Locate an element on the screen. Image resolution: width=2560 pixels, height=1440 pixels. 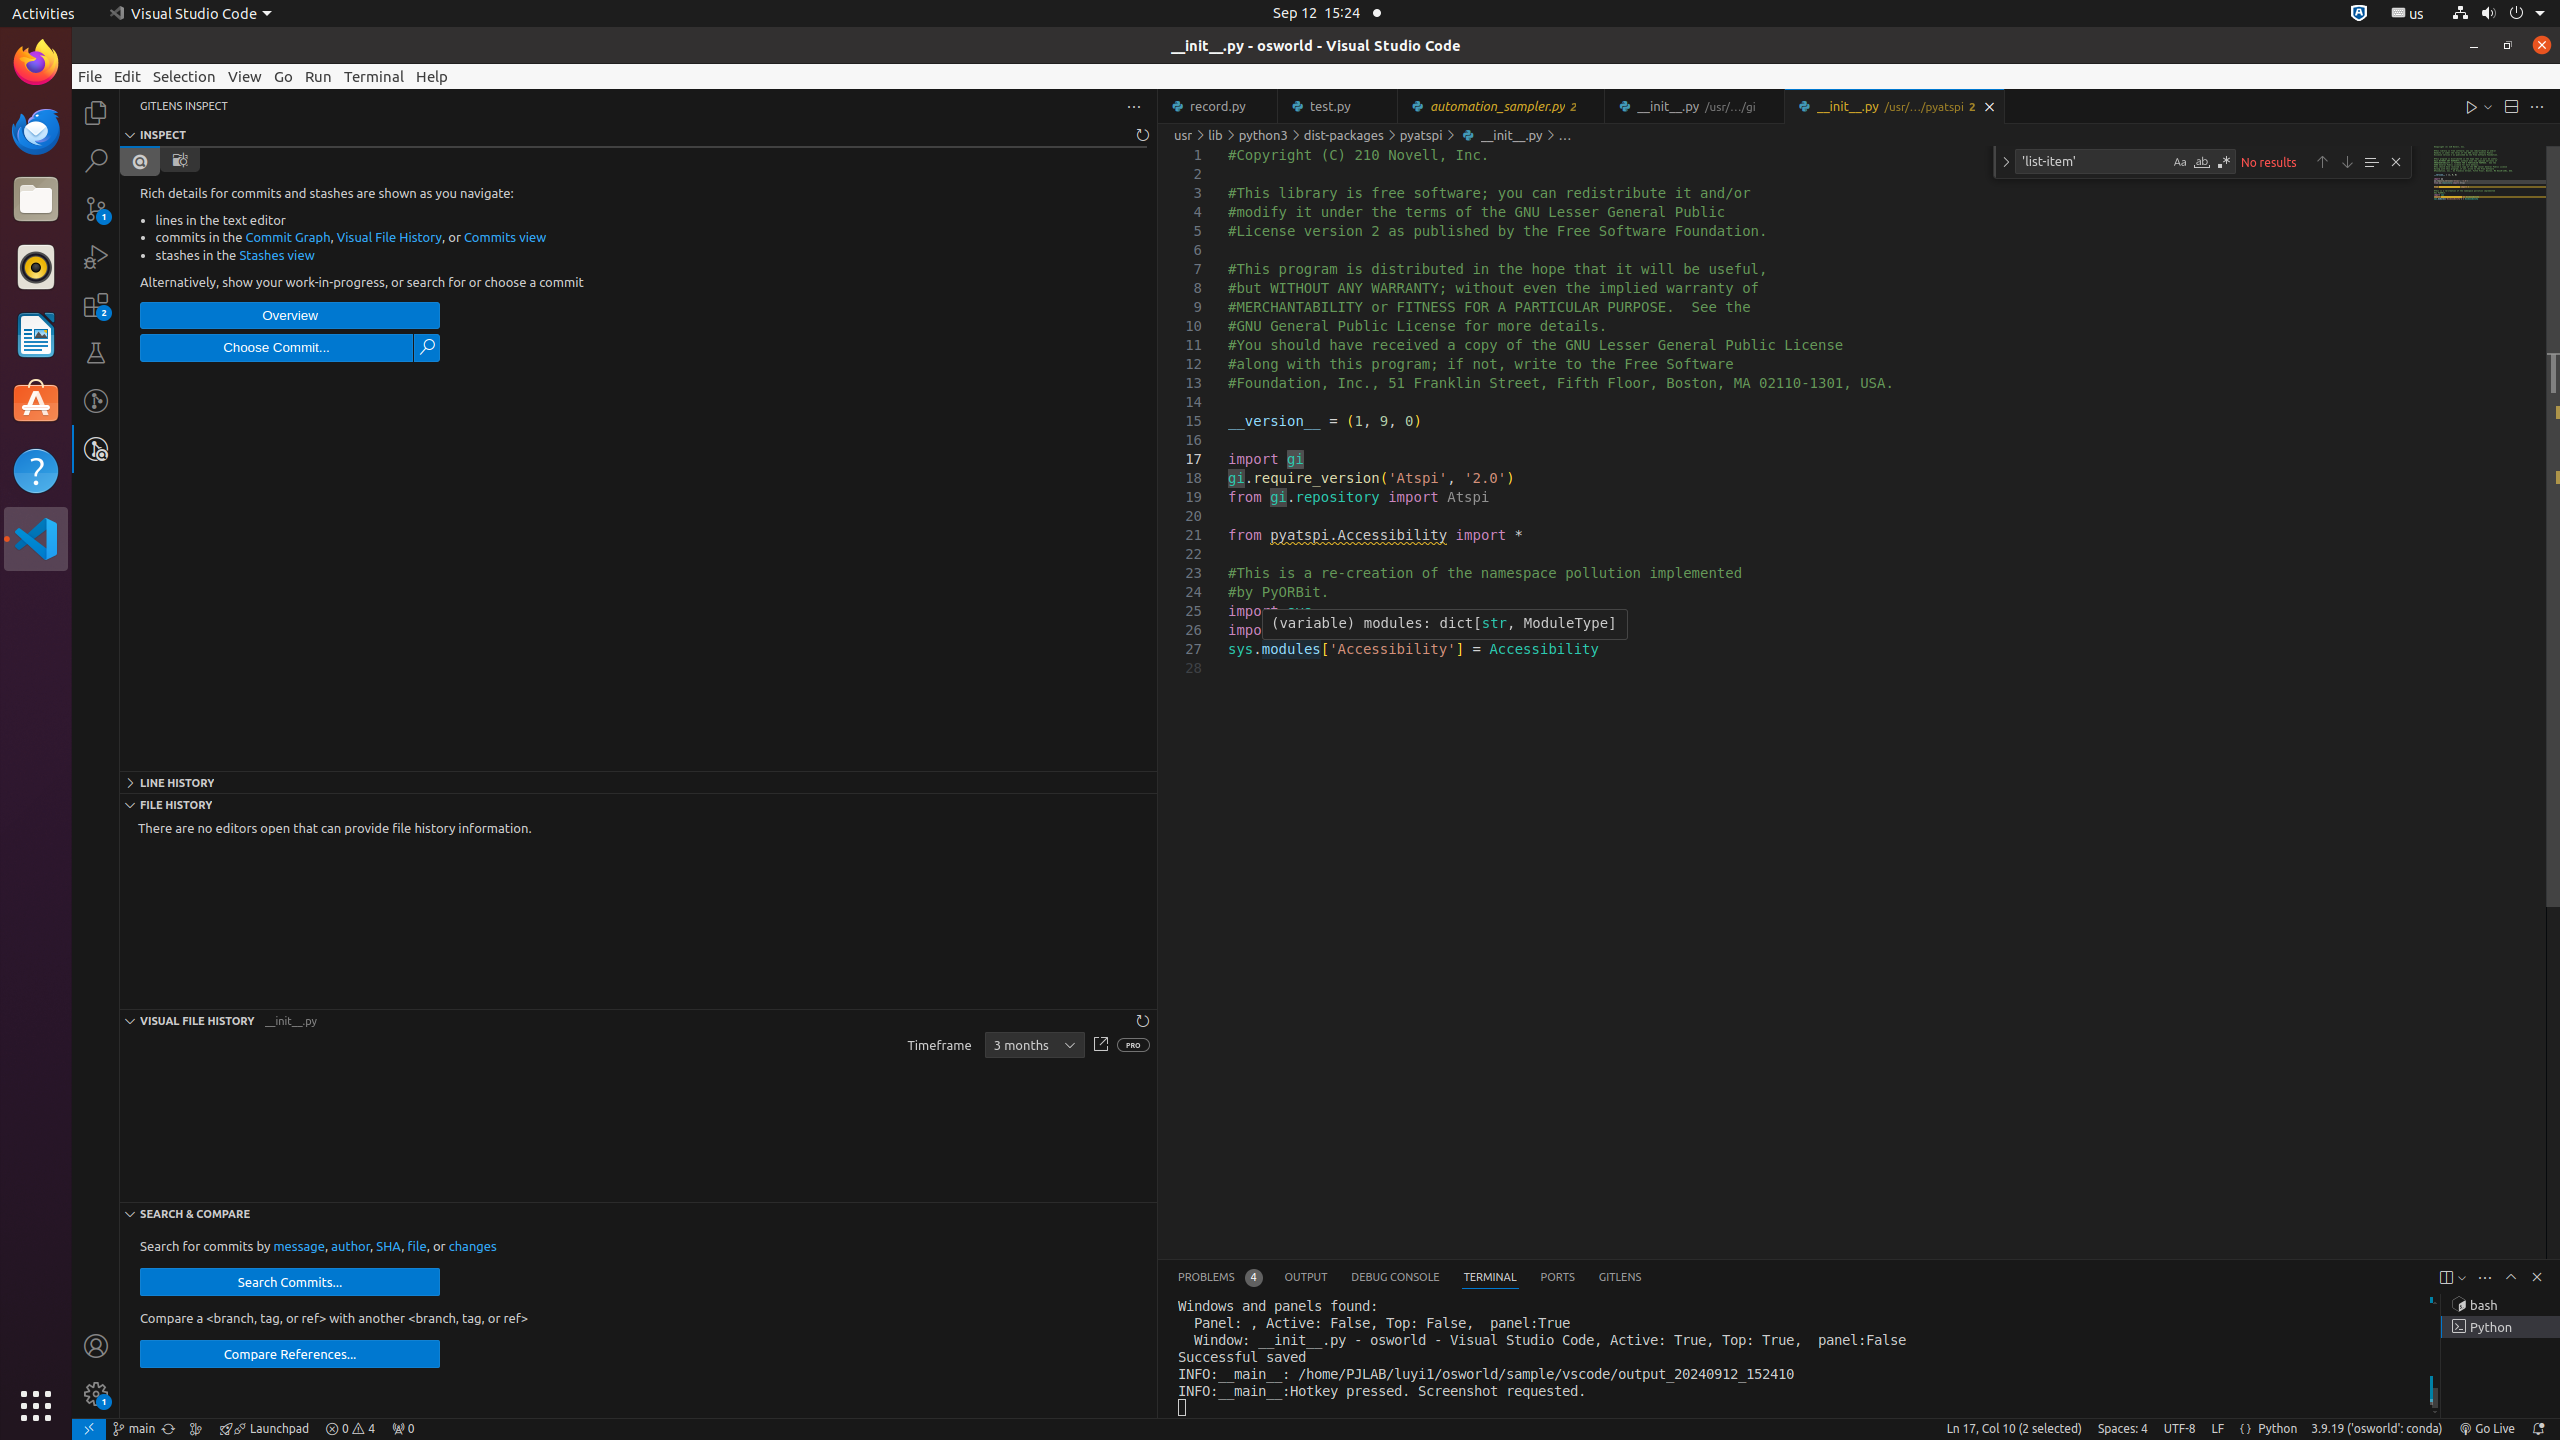
'Open in Editor' is located at coordinates (1100, 1045).